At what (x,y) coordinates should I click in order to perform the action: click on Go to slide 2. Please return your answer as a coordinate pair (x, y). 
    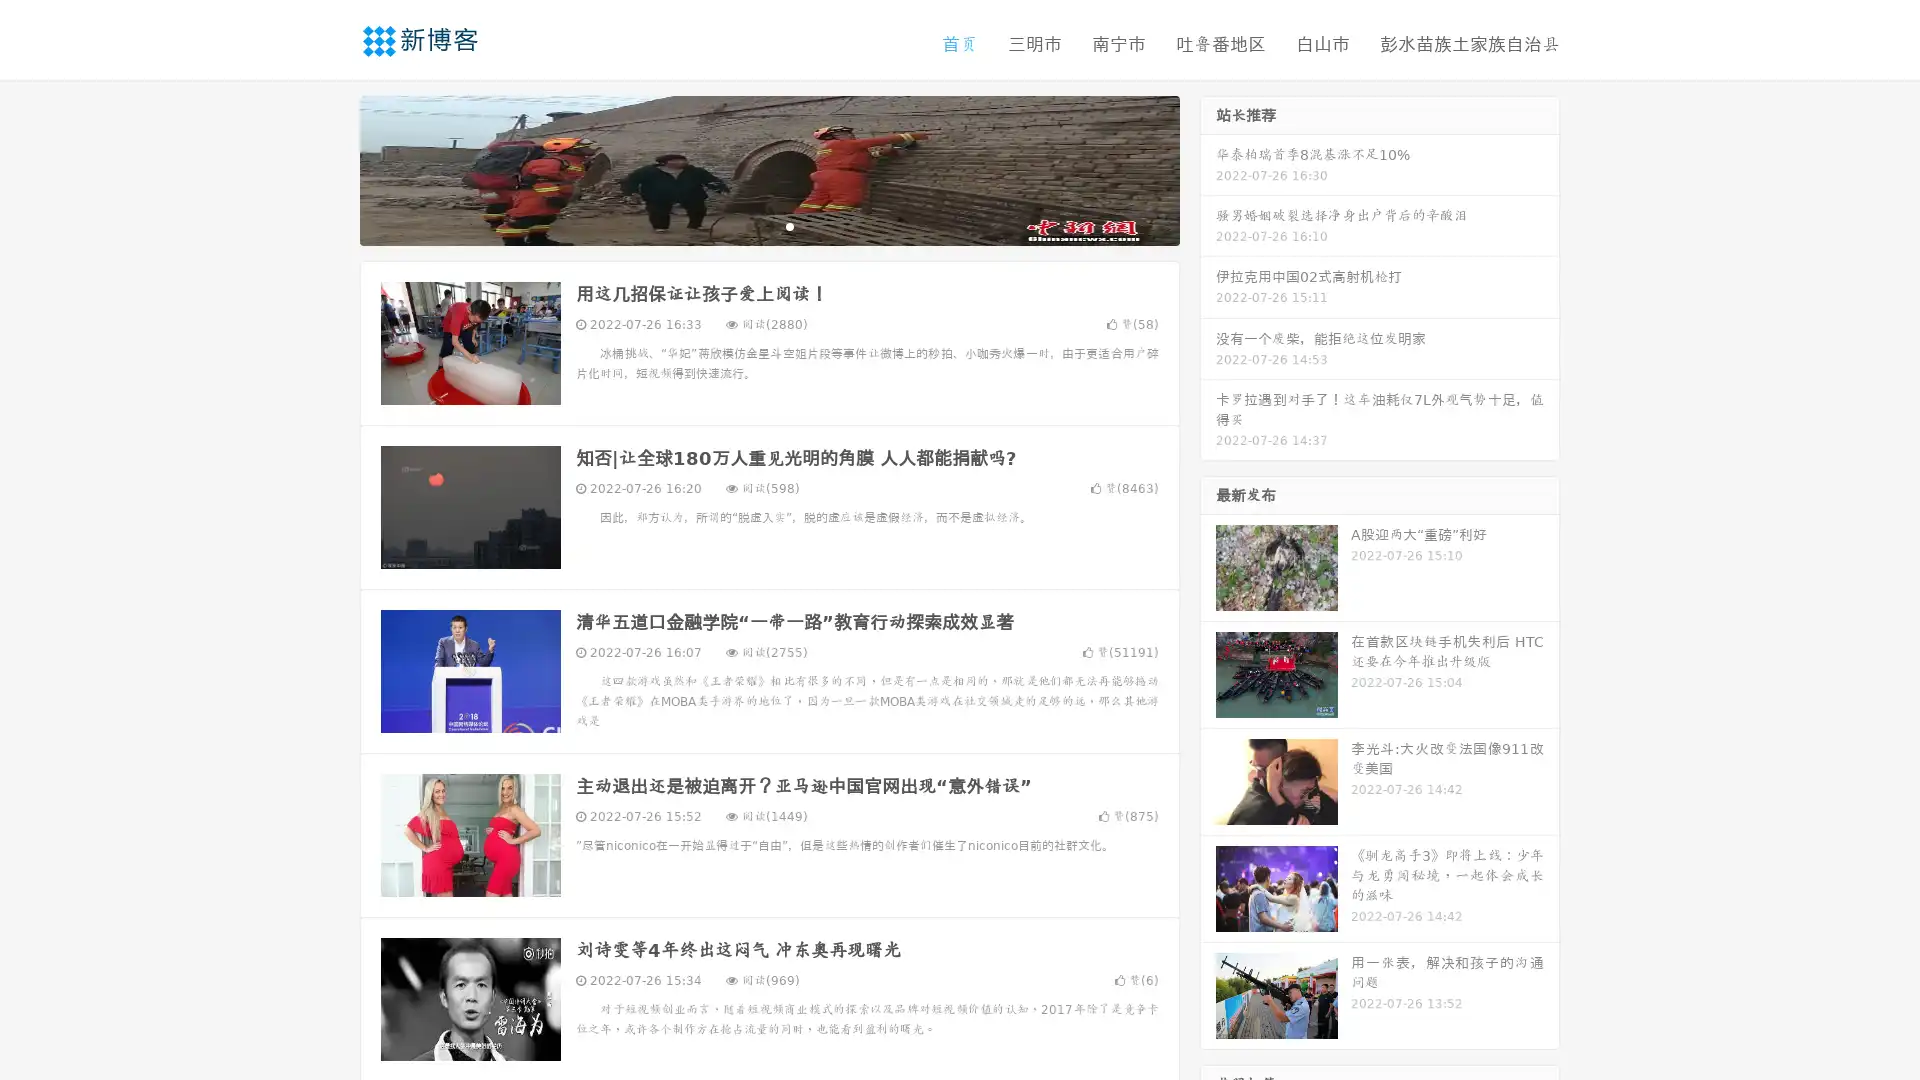
    Looking at the image, I should click on (768, 225).